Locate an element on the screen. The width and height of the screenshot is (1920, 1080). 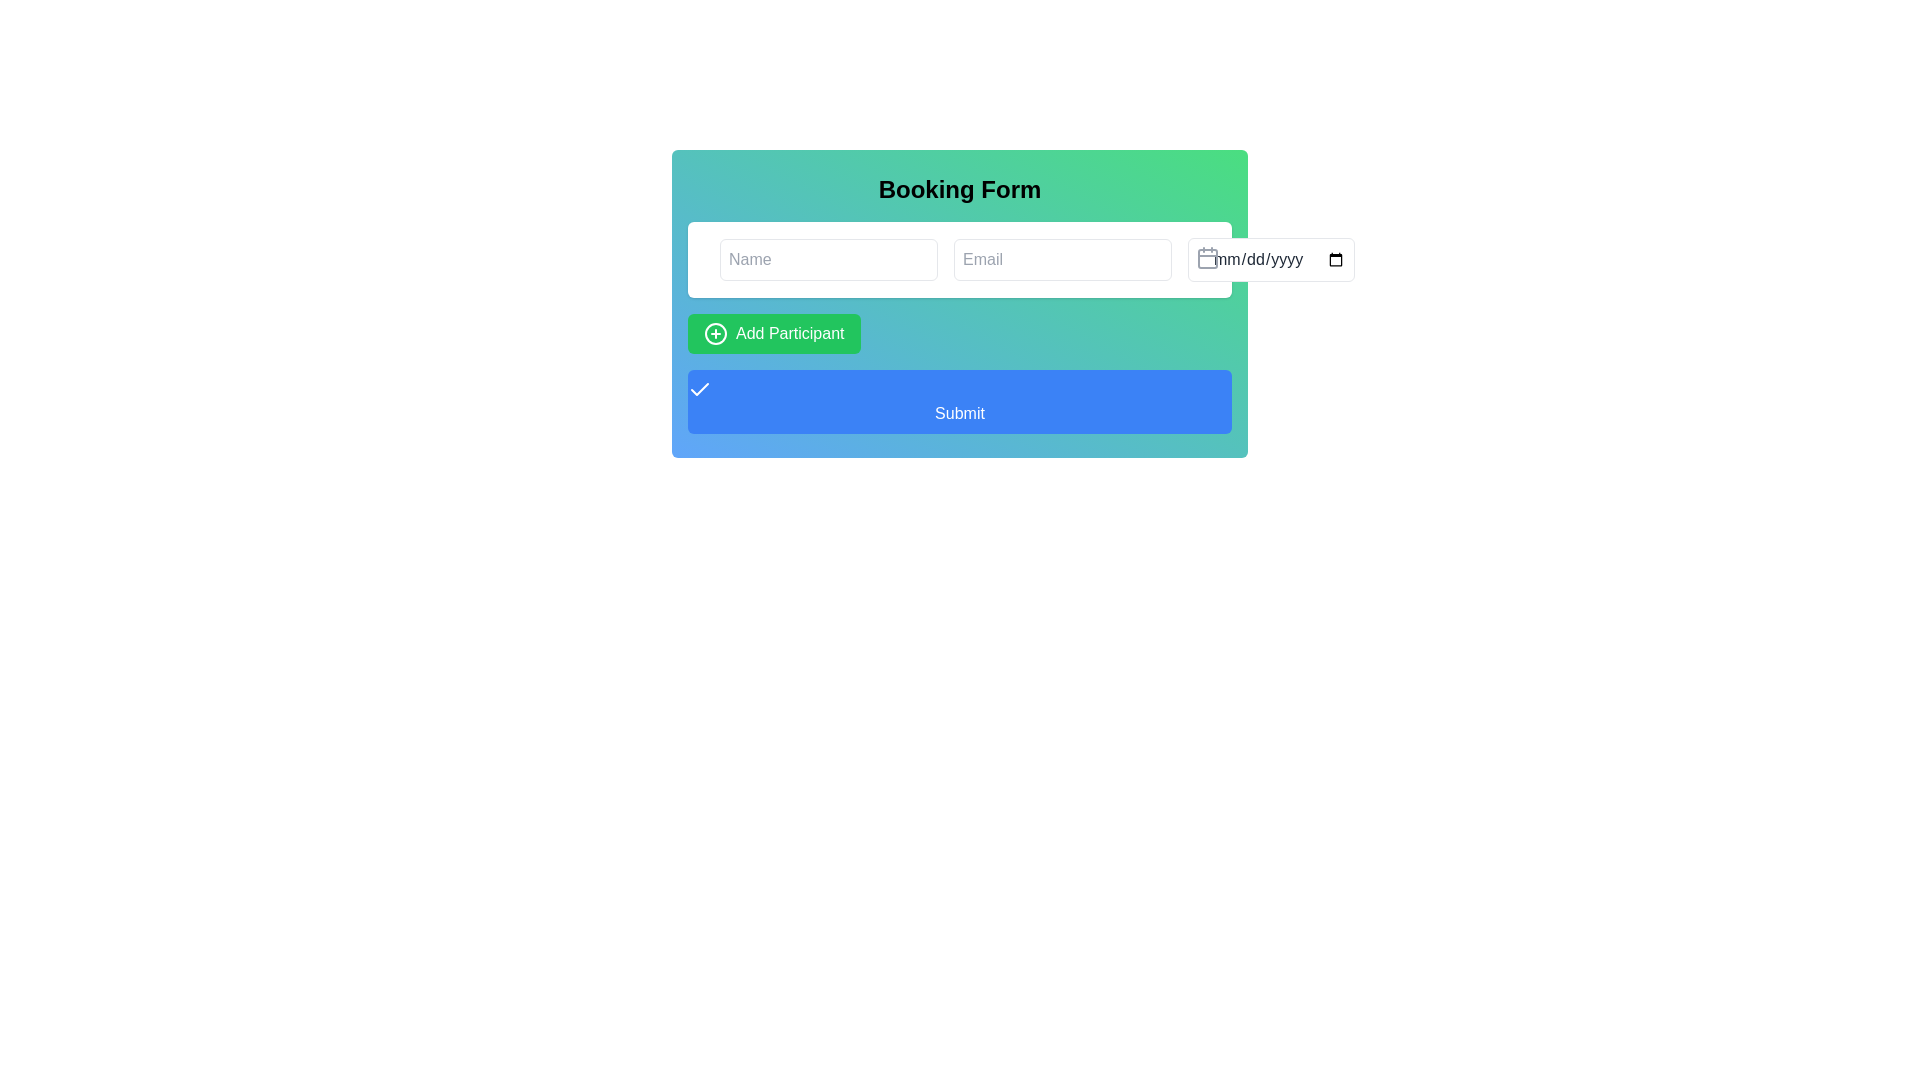
the calendar icon located to the left of the date input field in the booking form is located at coordinates (1207, 257).